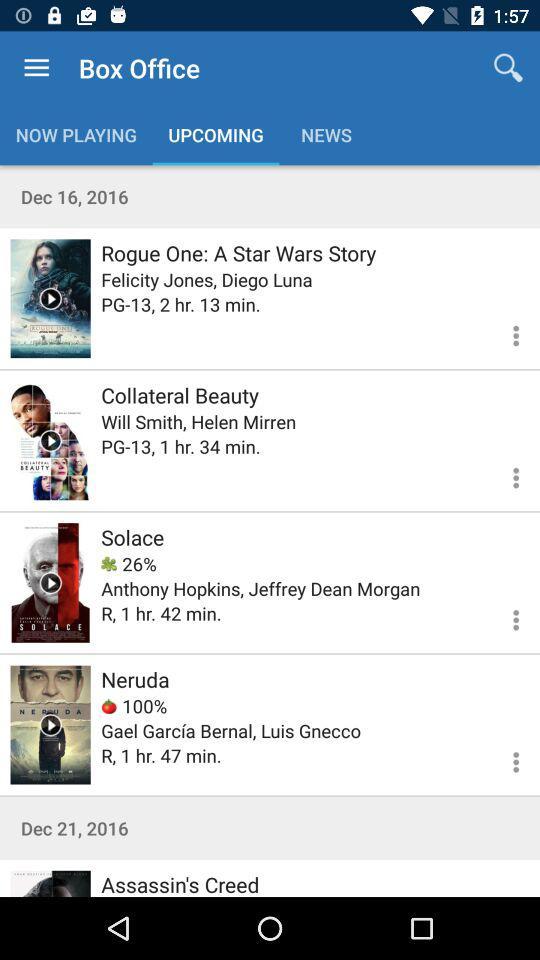  What do you see at coordinates (50, 297) in the screenshot?
I see `click video to play` at bounding box center [50, 297].